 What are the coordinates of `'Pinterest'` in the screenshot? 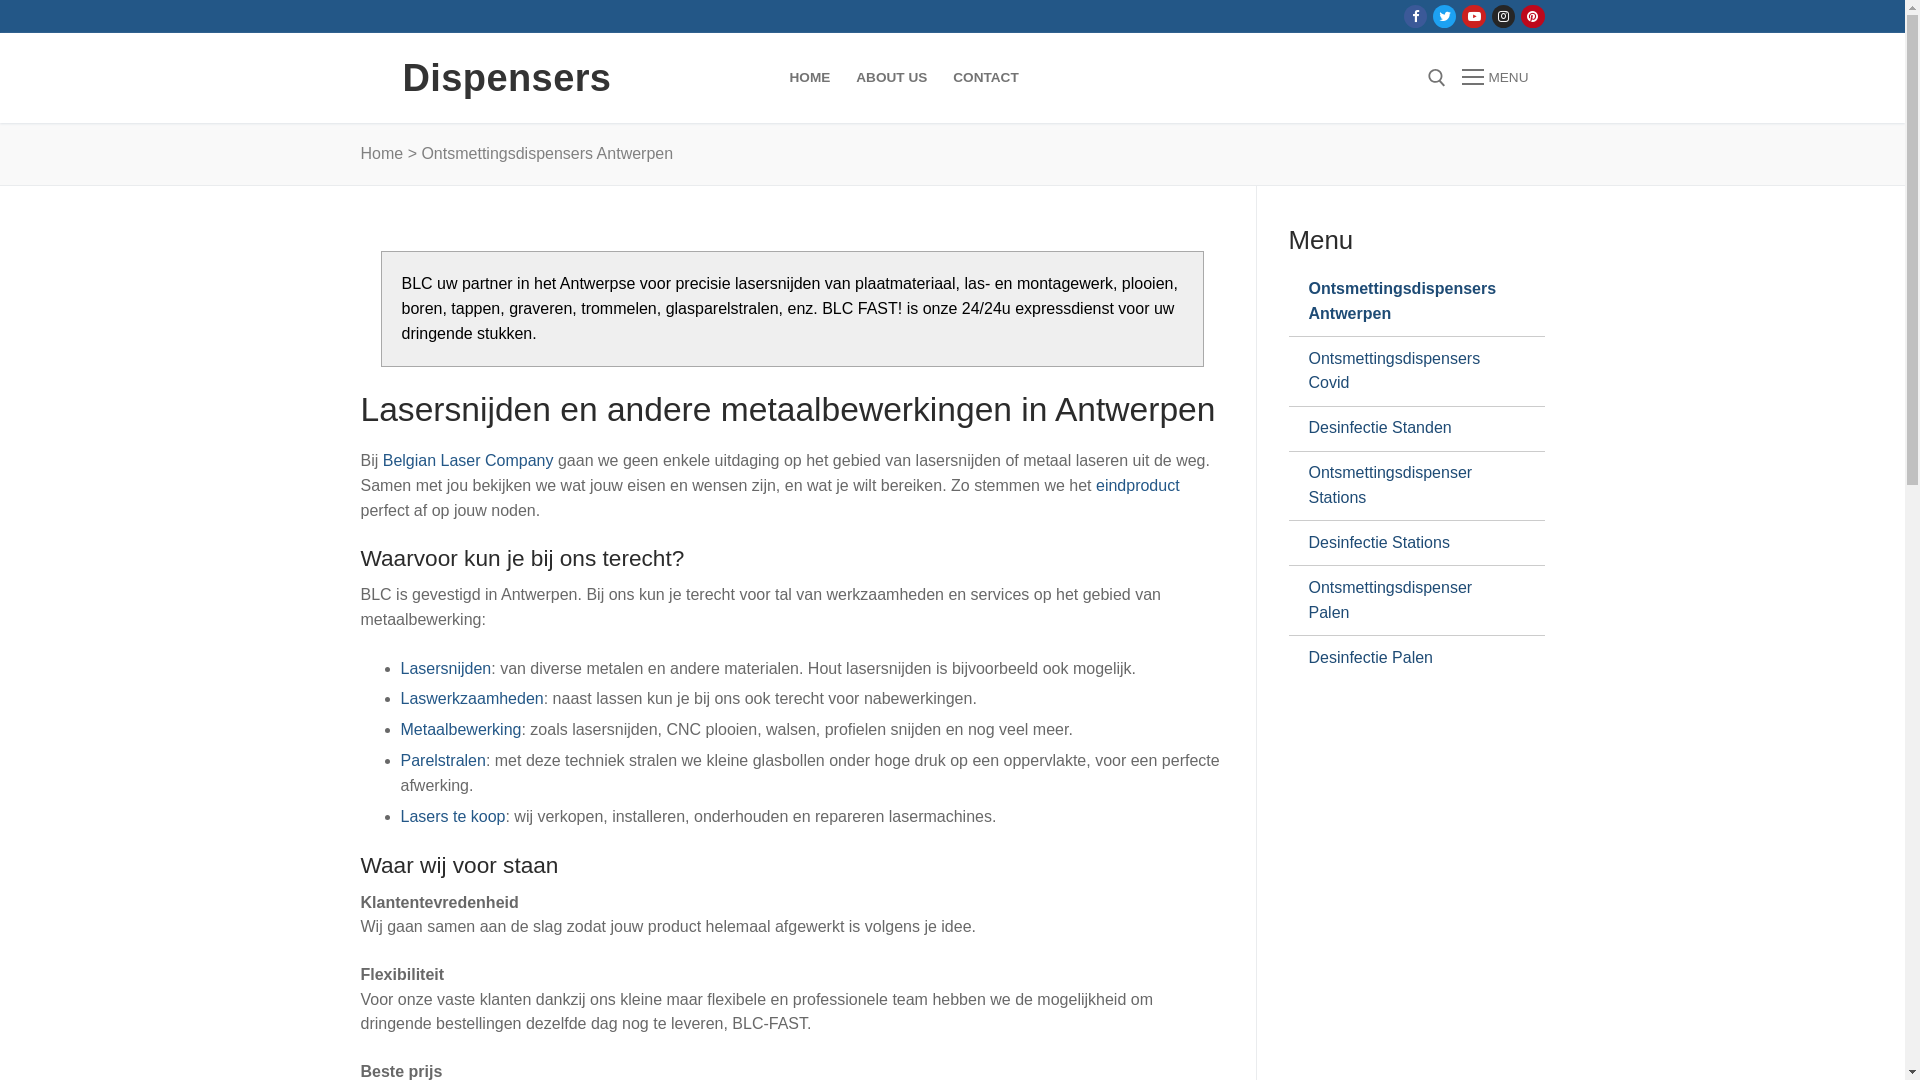 It's located at (1531, 16).